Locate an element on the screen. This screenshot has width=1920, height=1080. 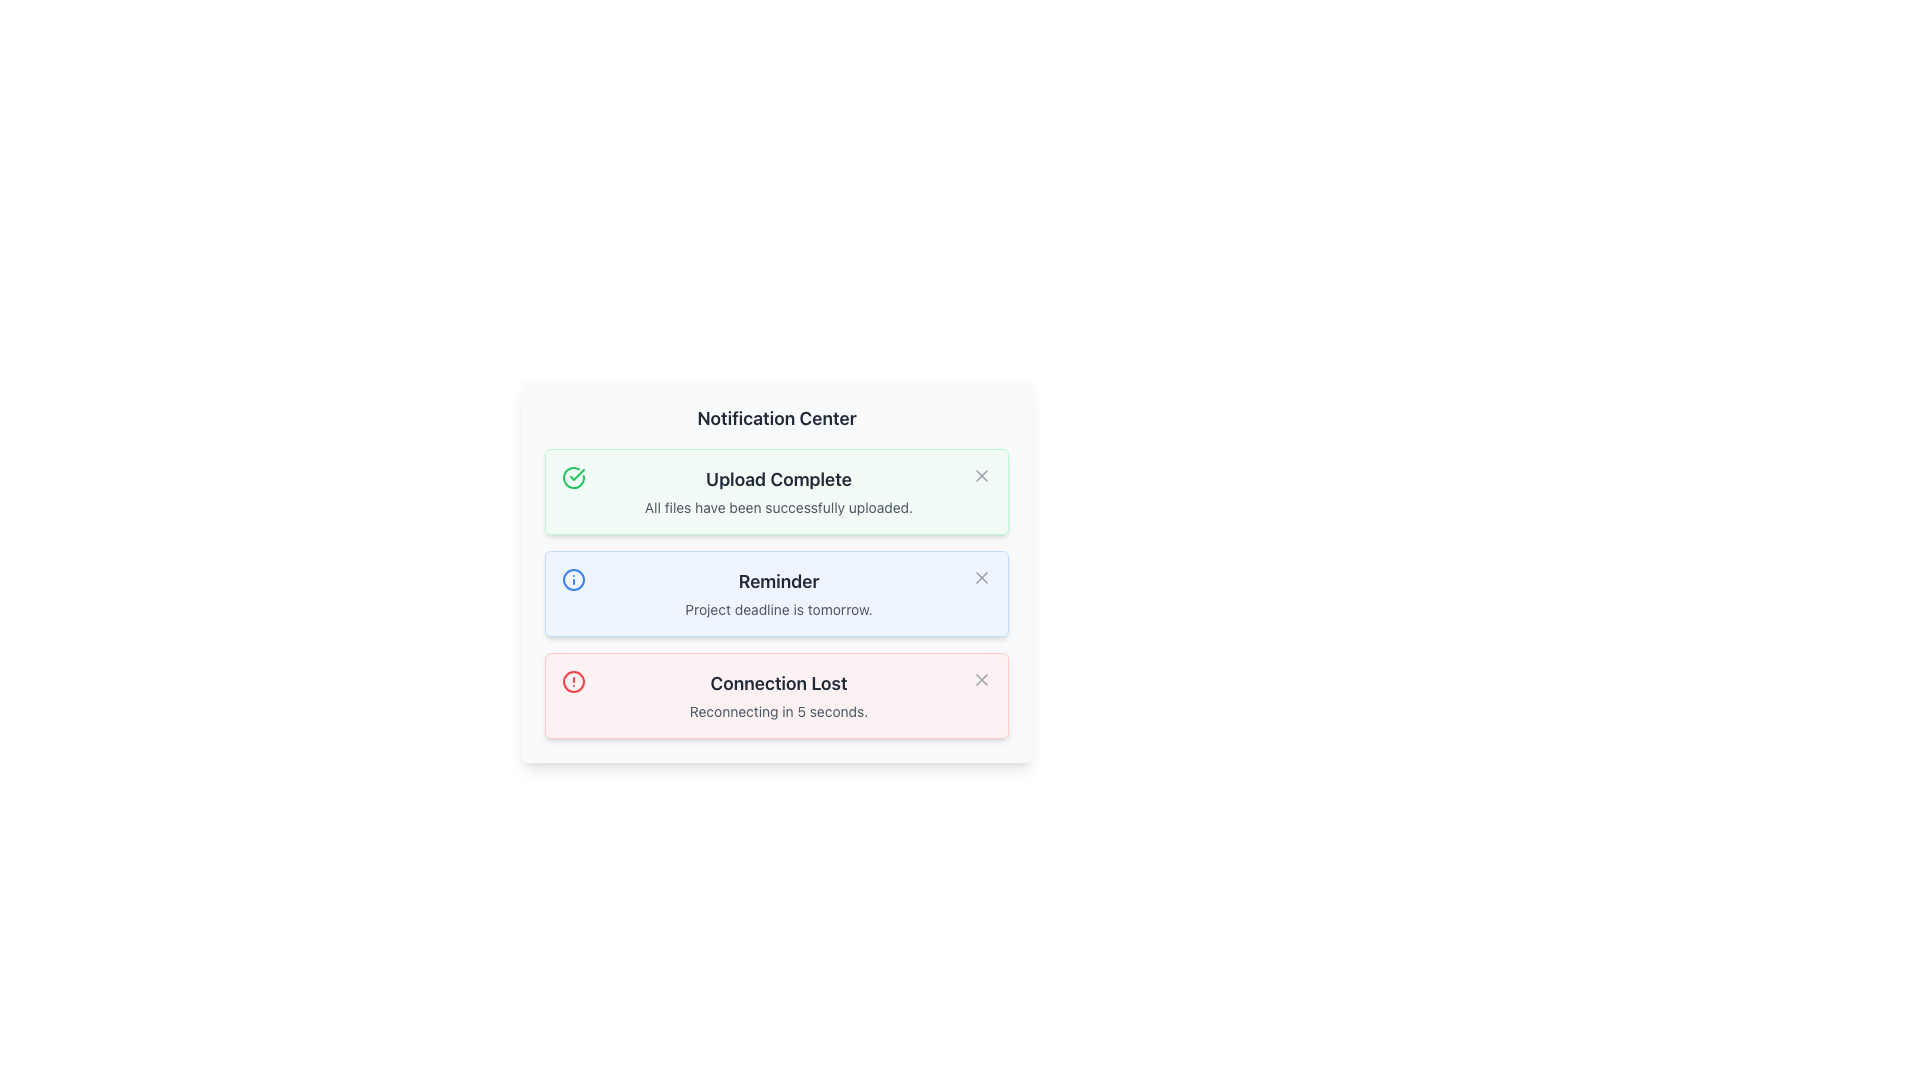
'Upload Complete' text label displayed in bold, large font at the top of the Notification Center interface, centrally positioned within the green-bordered notification box is located at coordinates (777, 479).